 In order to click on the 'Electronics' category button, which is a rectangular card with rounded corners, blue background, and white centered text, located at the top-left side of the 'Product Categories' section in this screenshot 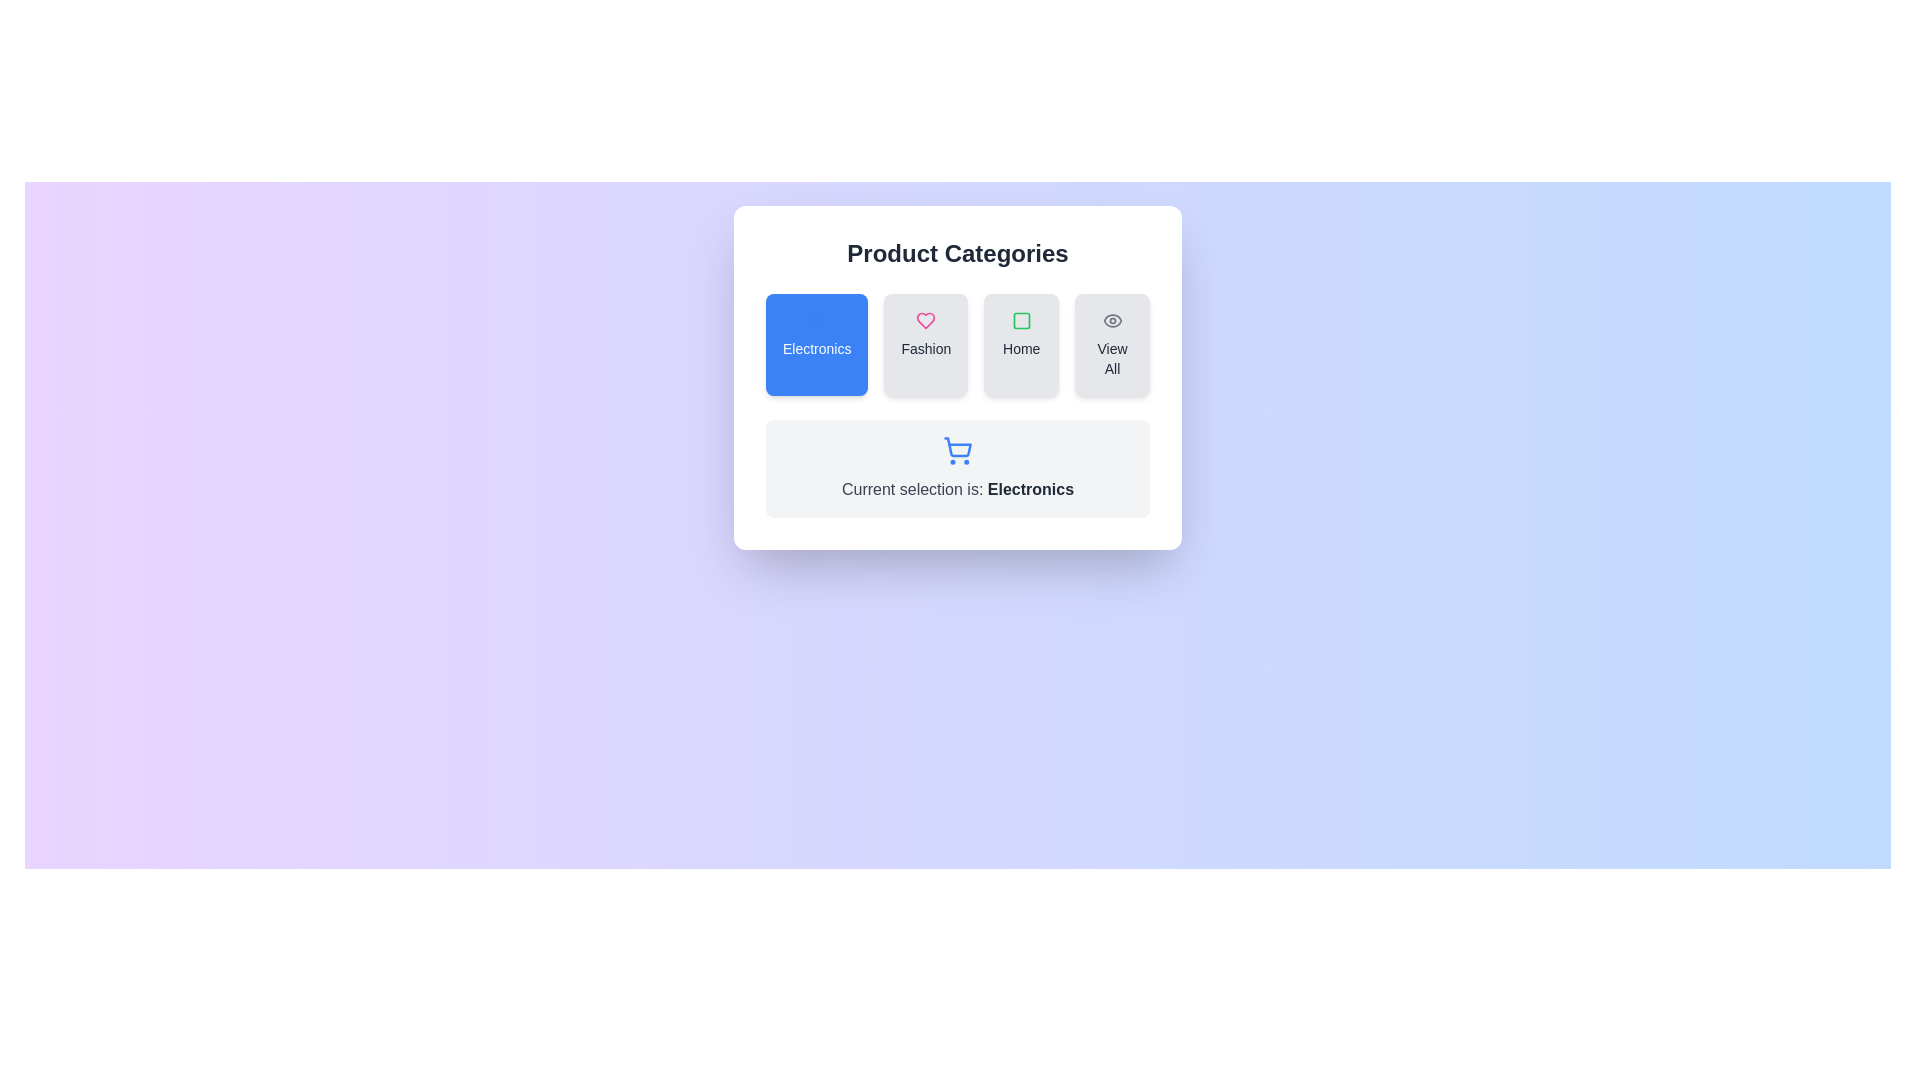, I will do `click(816, 343)`.